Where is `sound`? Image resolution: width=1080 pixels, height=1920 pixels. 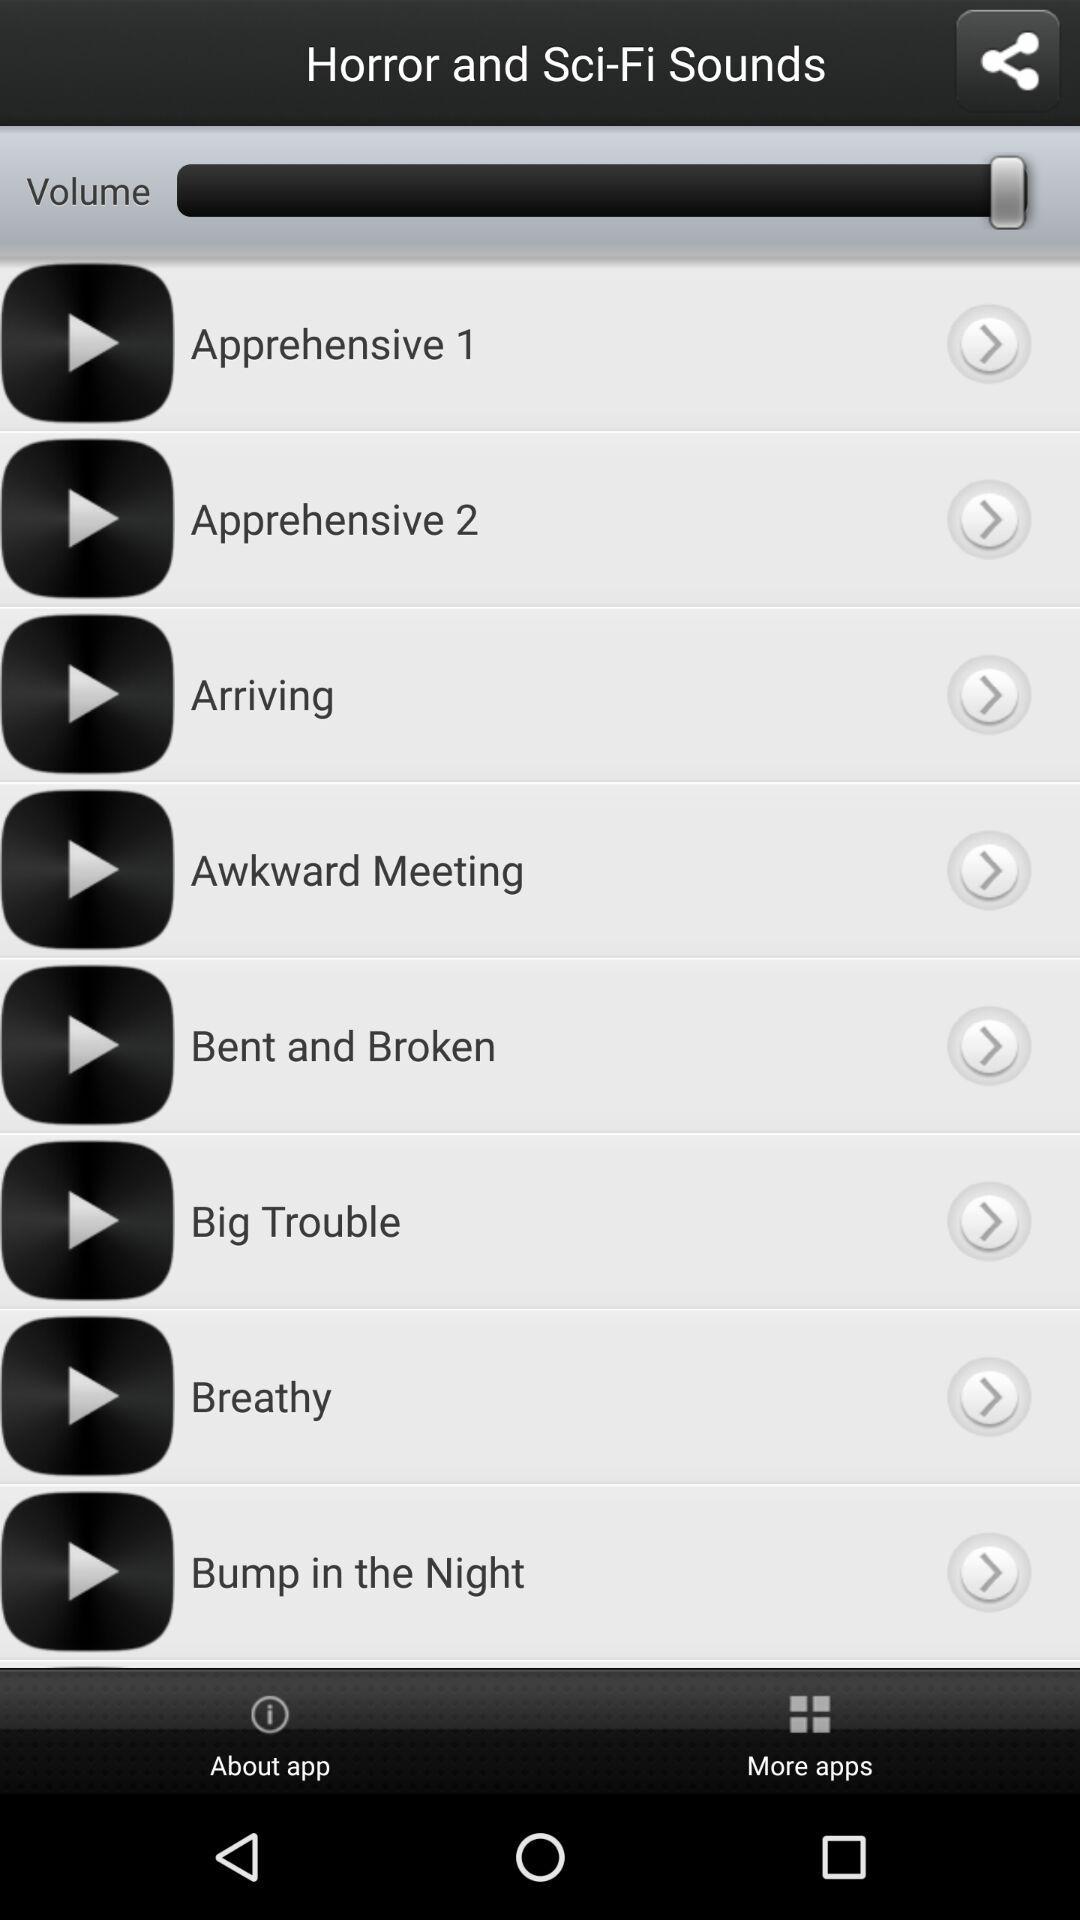 sound is located at coordinates (987, 1570).